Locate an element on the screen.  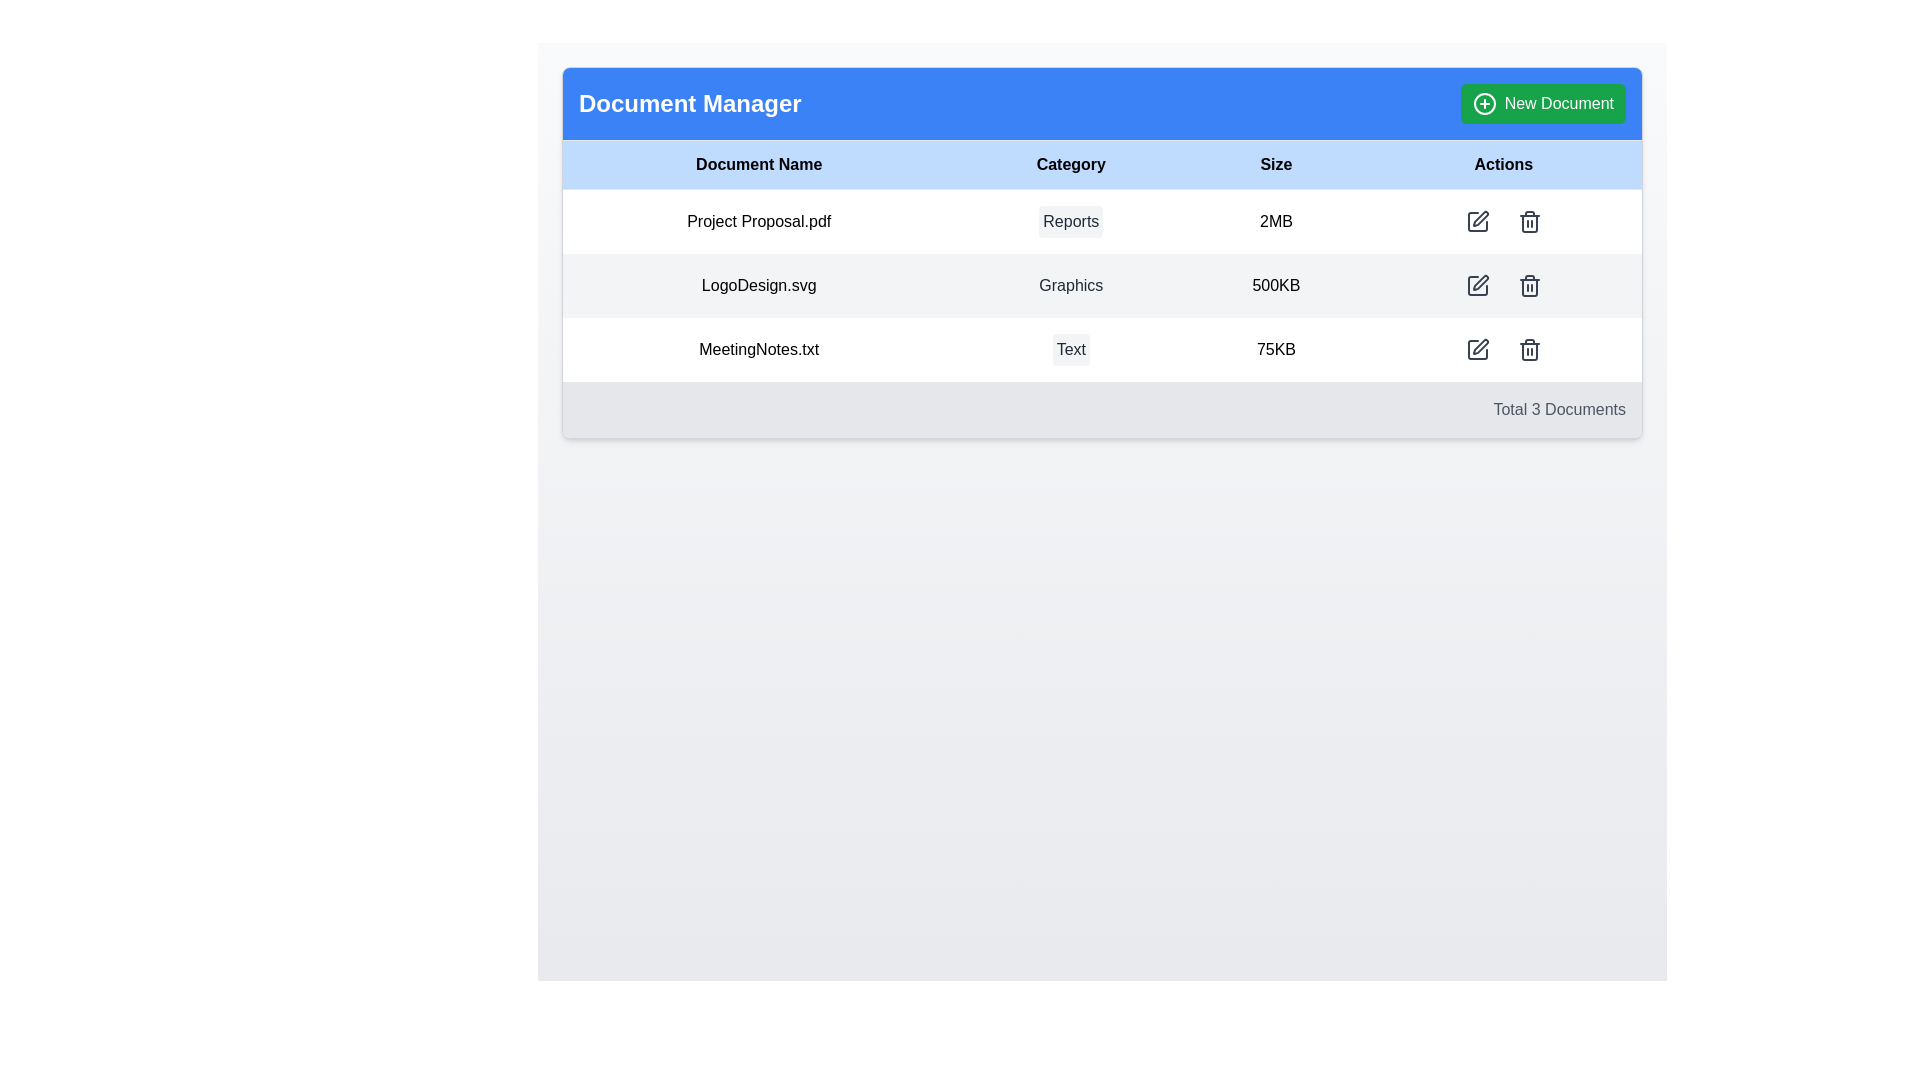
the static text element displaying '75KB' in the 'Size' column of the table related to the file 'MeetingNotes.txt' is located at coordinates (1275, 349).